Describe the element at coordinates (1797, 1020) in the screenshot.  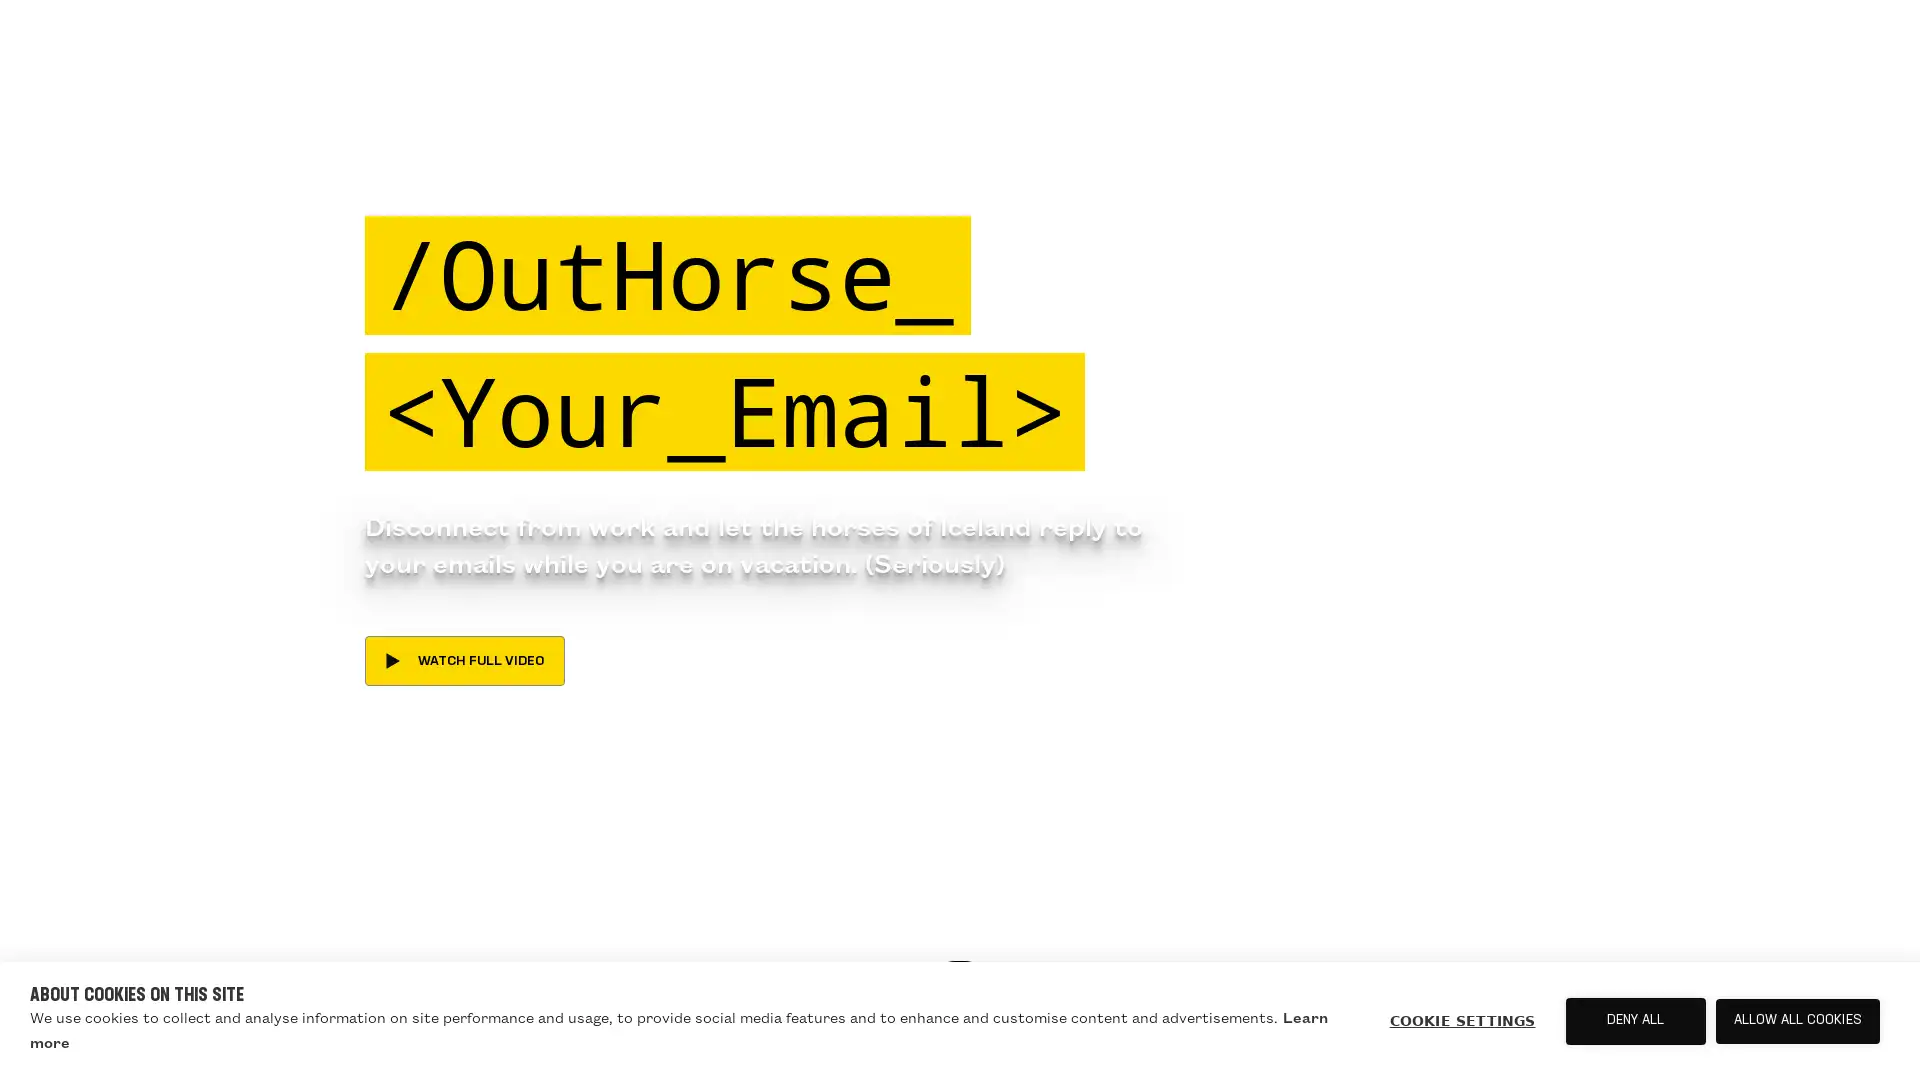
I see `ALLOW ALL COOKIES` at that location.